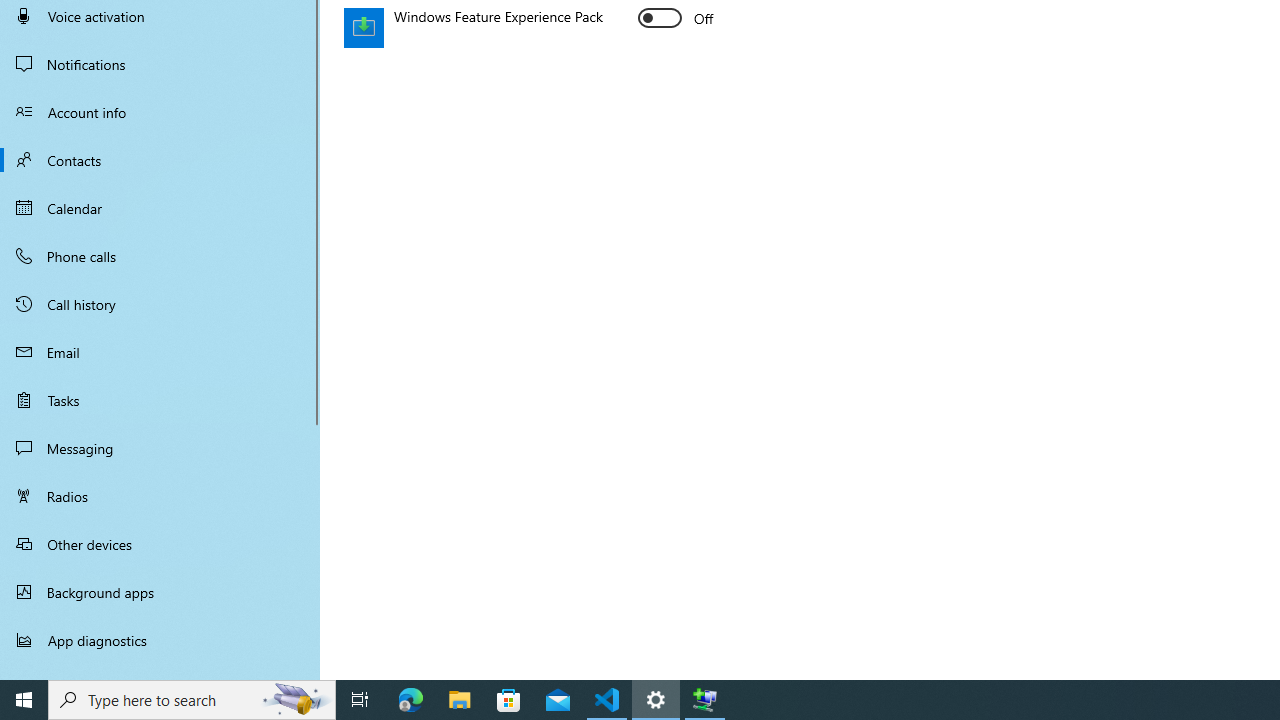  Describe the element at coordinates (606, 698) in the screenshot. I see `'Visual Studio Code - 1 running window'` at that location.